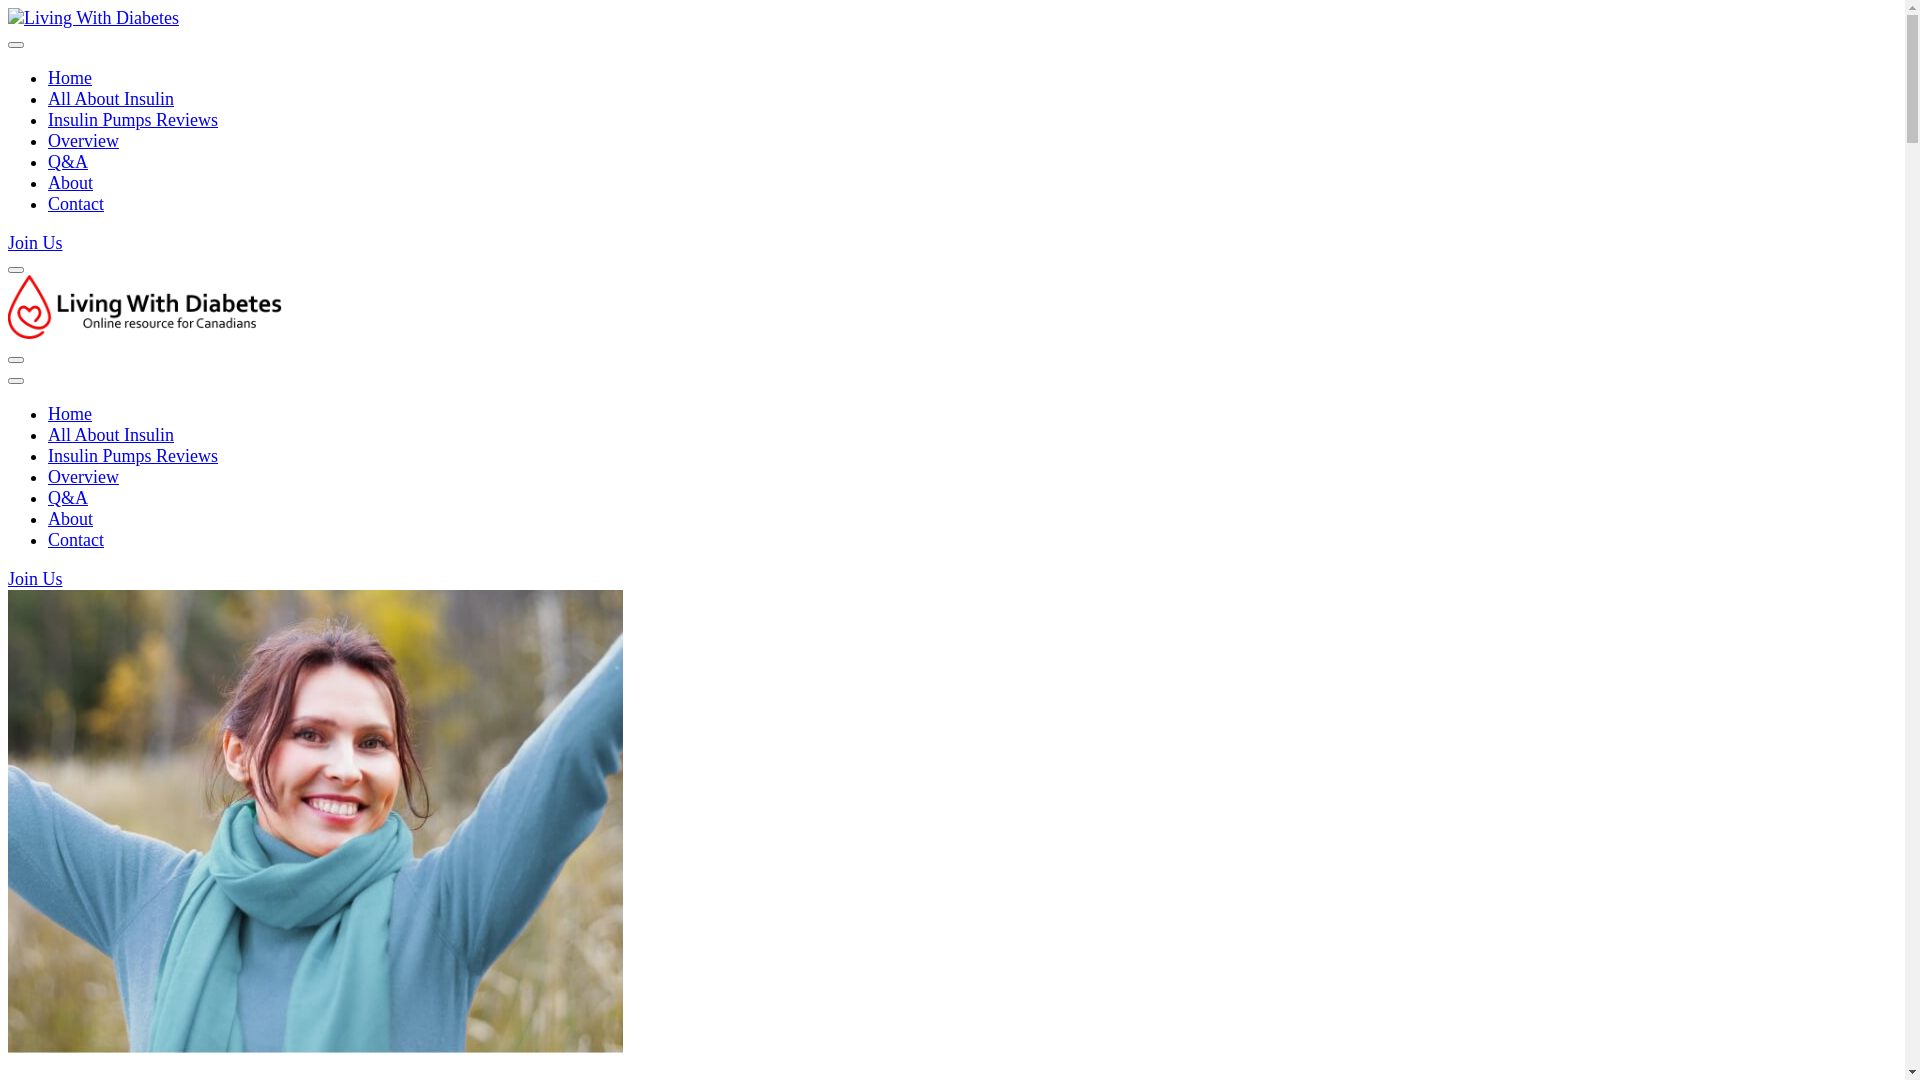  What do you see at coordinates (148, 384) in the screenshot?
I see `'Living With Diabetes'` at bounding box center [148, 384].